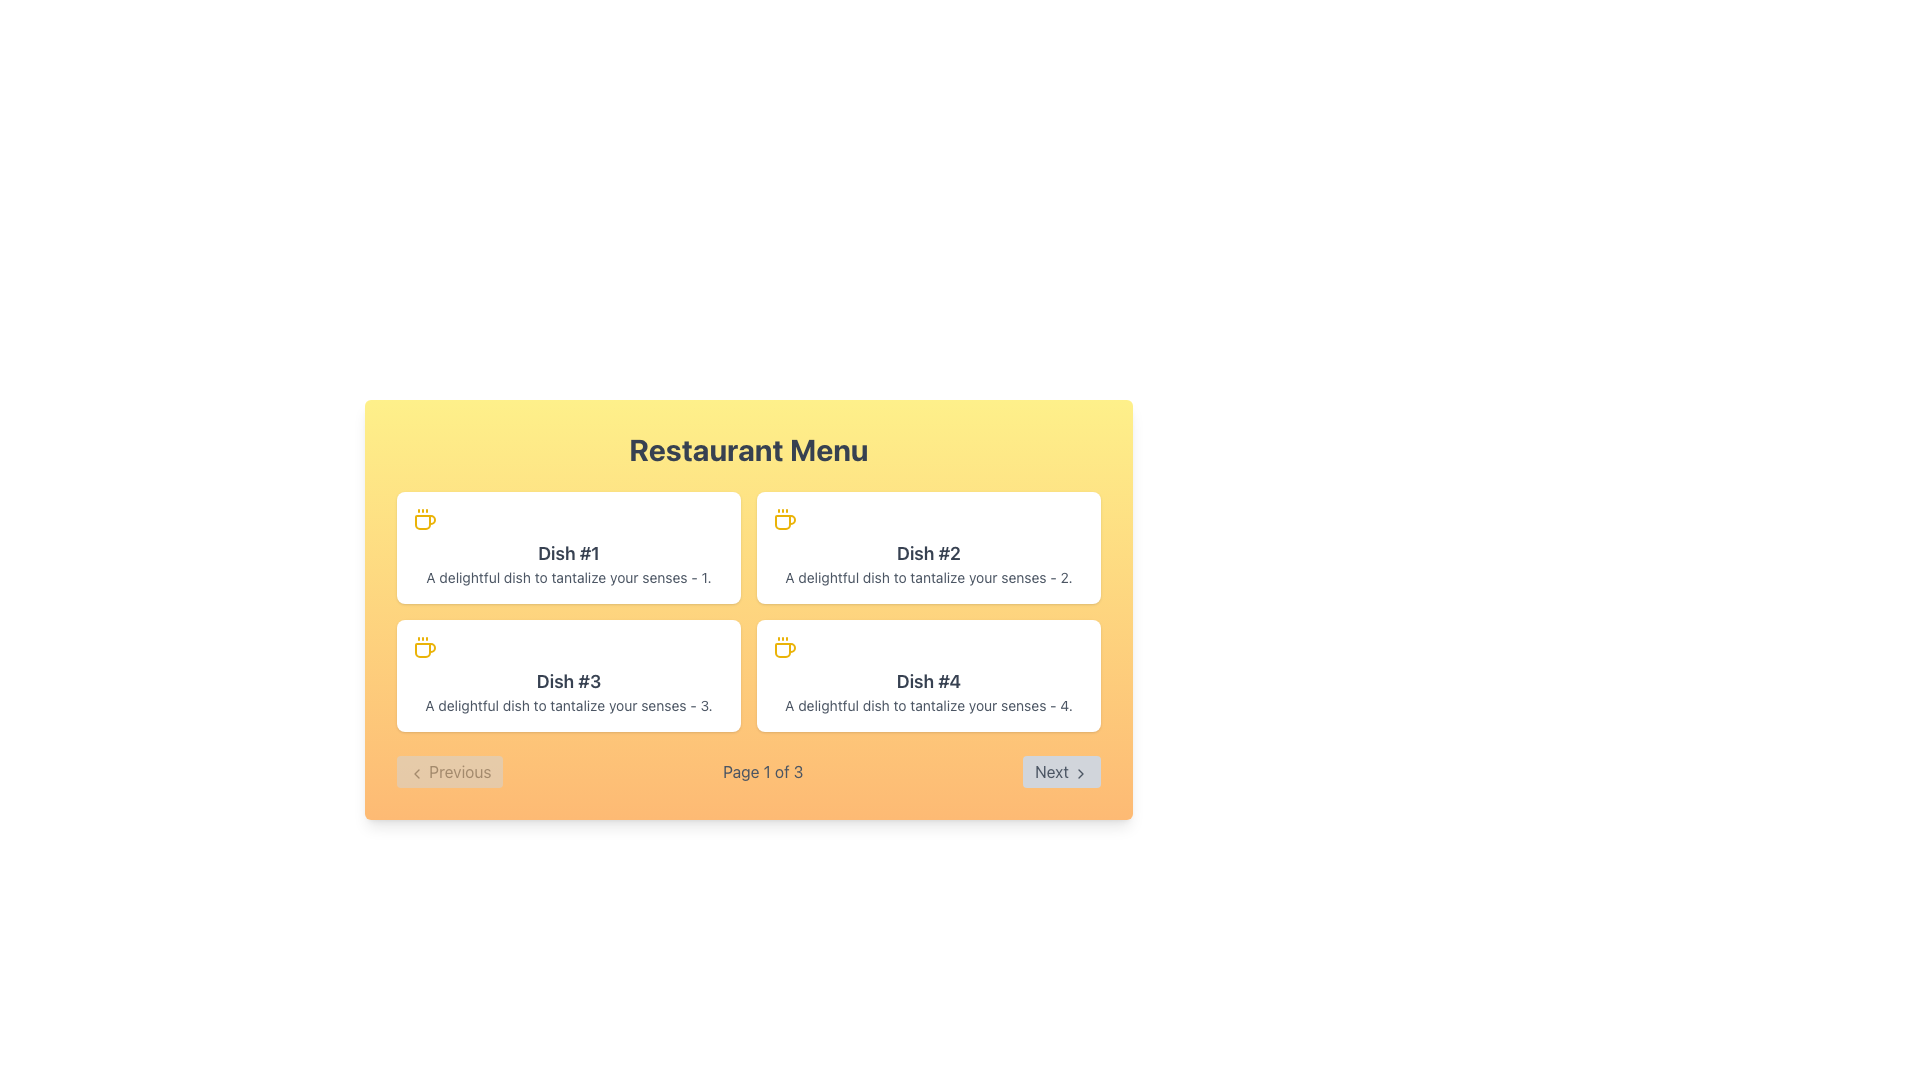  I want to click on the coffee cup icon with a yellow outline located in the top-left corner of the 'Dish #4' card, so click(784, 648).